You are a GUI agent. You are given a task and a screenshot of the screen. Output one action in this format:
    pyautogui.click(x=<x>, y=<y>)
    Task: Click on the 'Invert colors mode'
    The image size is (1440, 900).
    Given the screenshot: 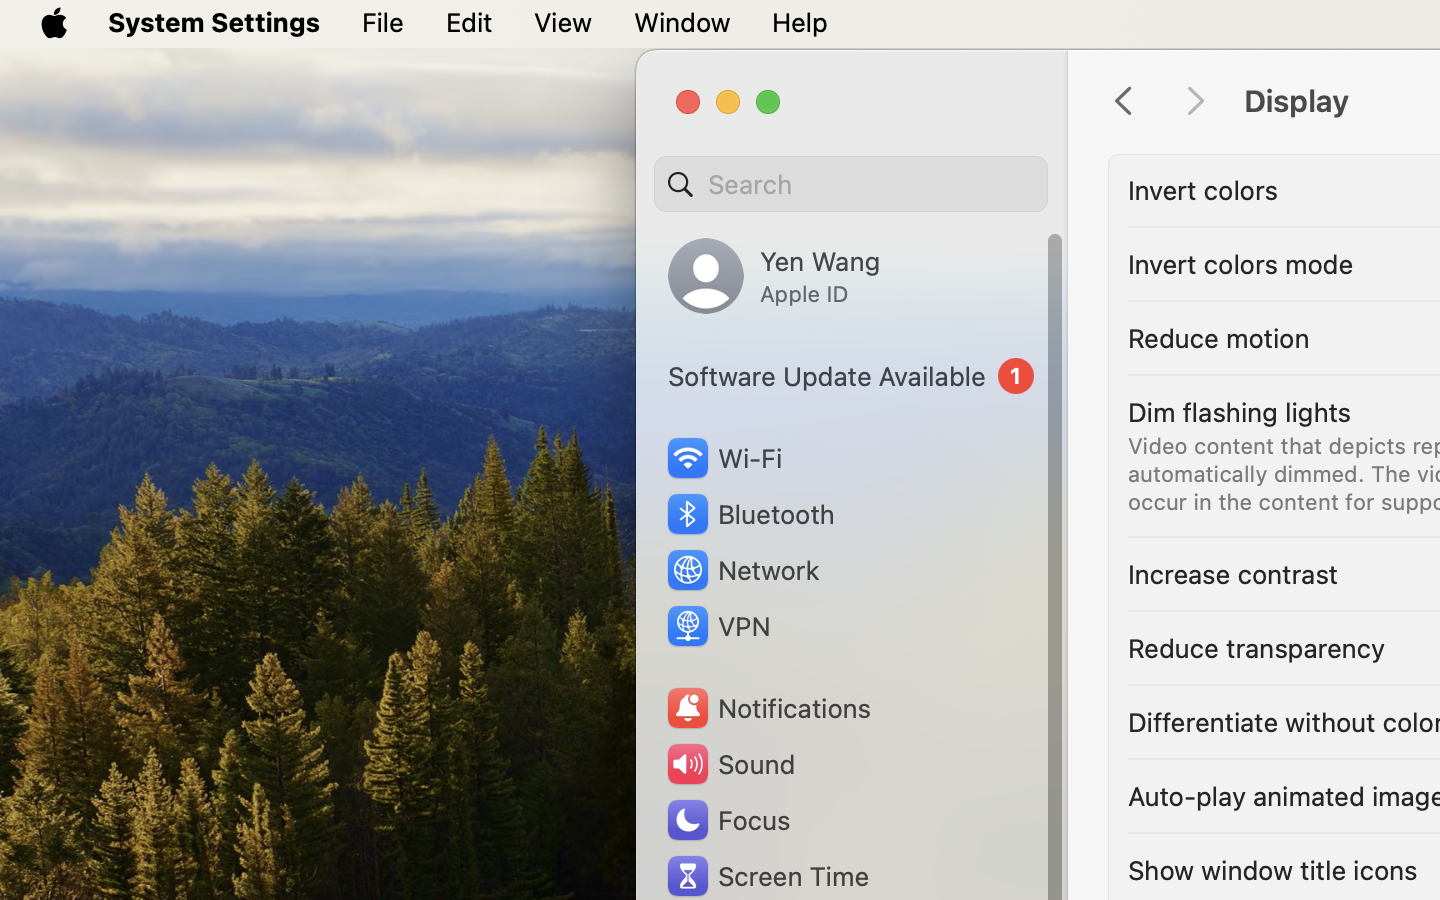 What is the action you would take?
    pyautogui.click(x=1239, y=262)
    